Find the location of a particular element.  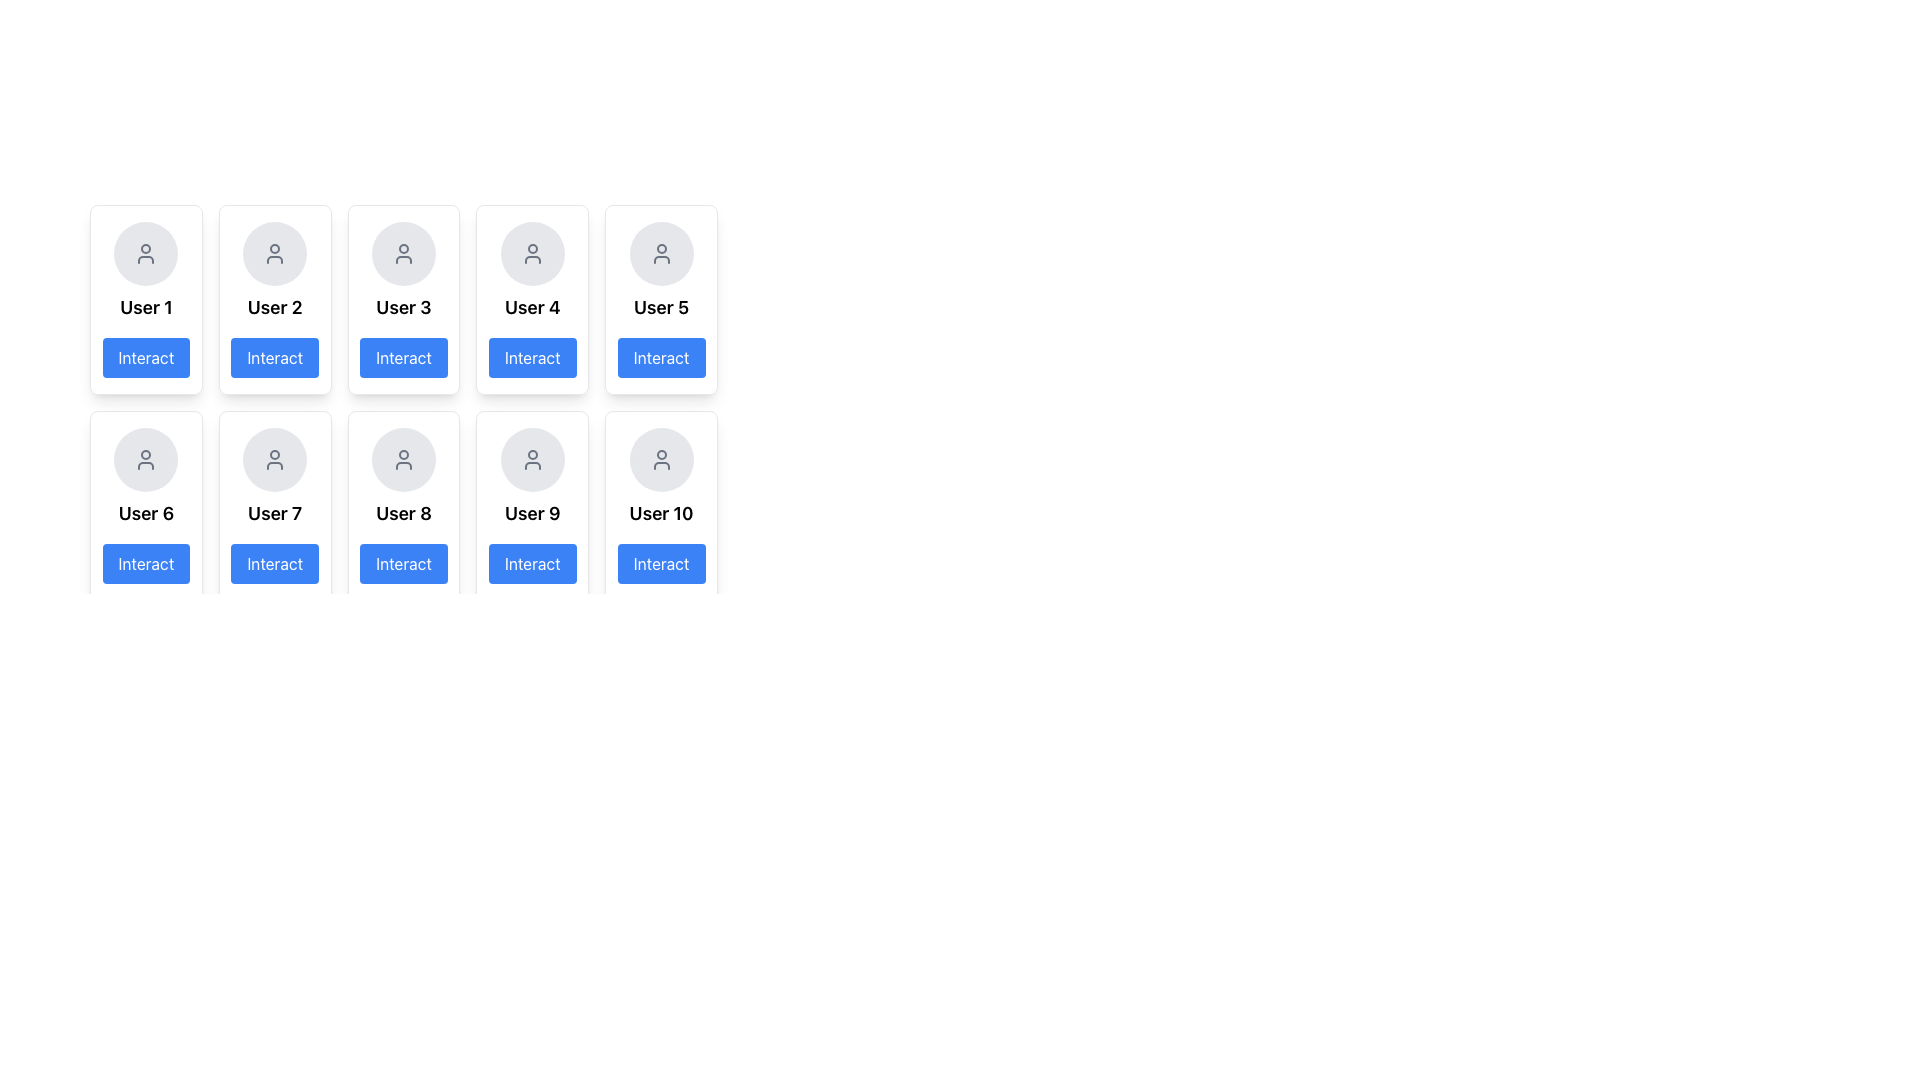

the circular image icon with a gray background and user profile pictogram, which is the first item in a column layout is located at coordinates (145, 253).